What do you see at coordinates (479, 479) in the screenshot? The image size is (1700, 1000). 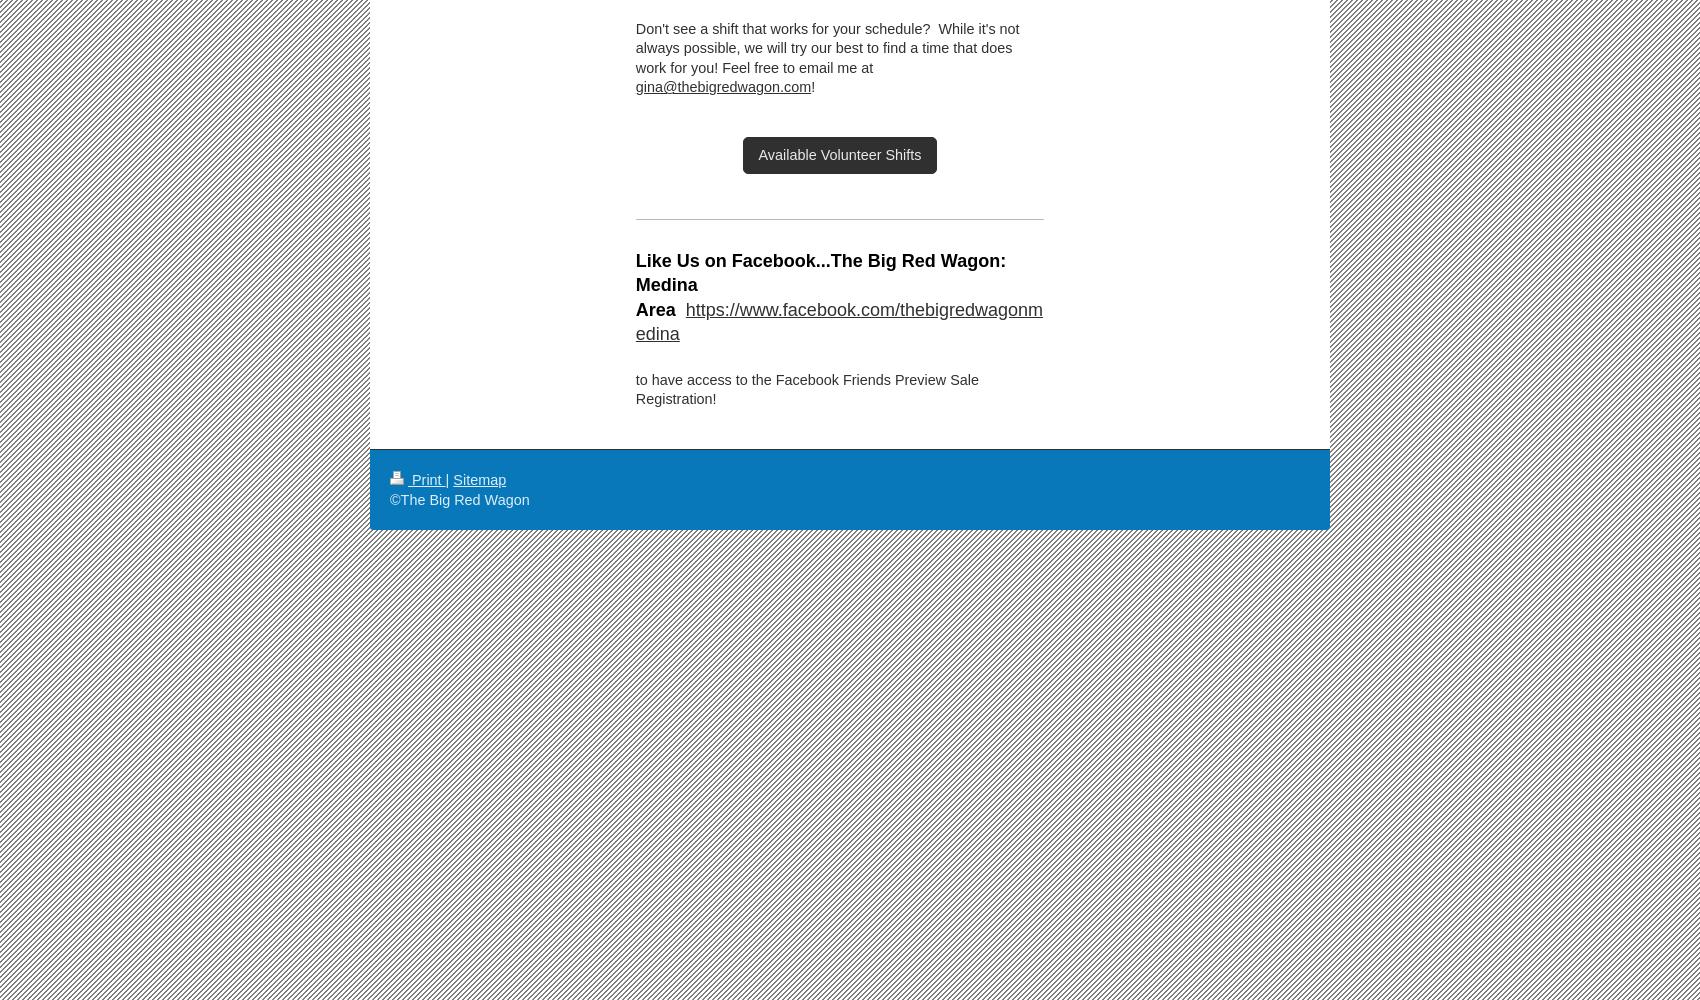 I see `'Sitemap'` at bounding box center [479, 479].